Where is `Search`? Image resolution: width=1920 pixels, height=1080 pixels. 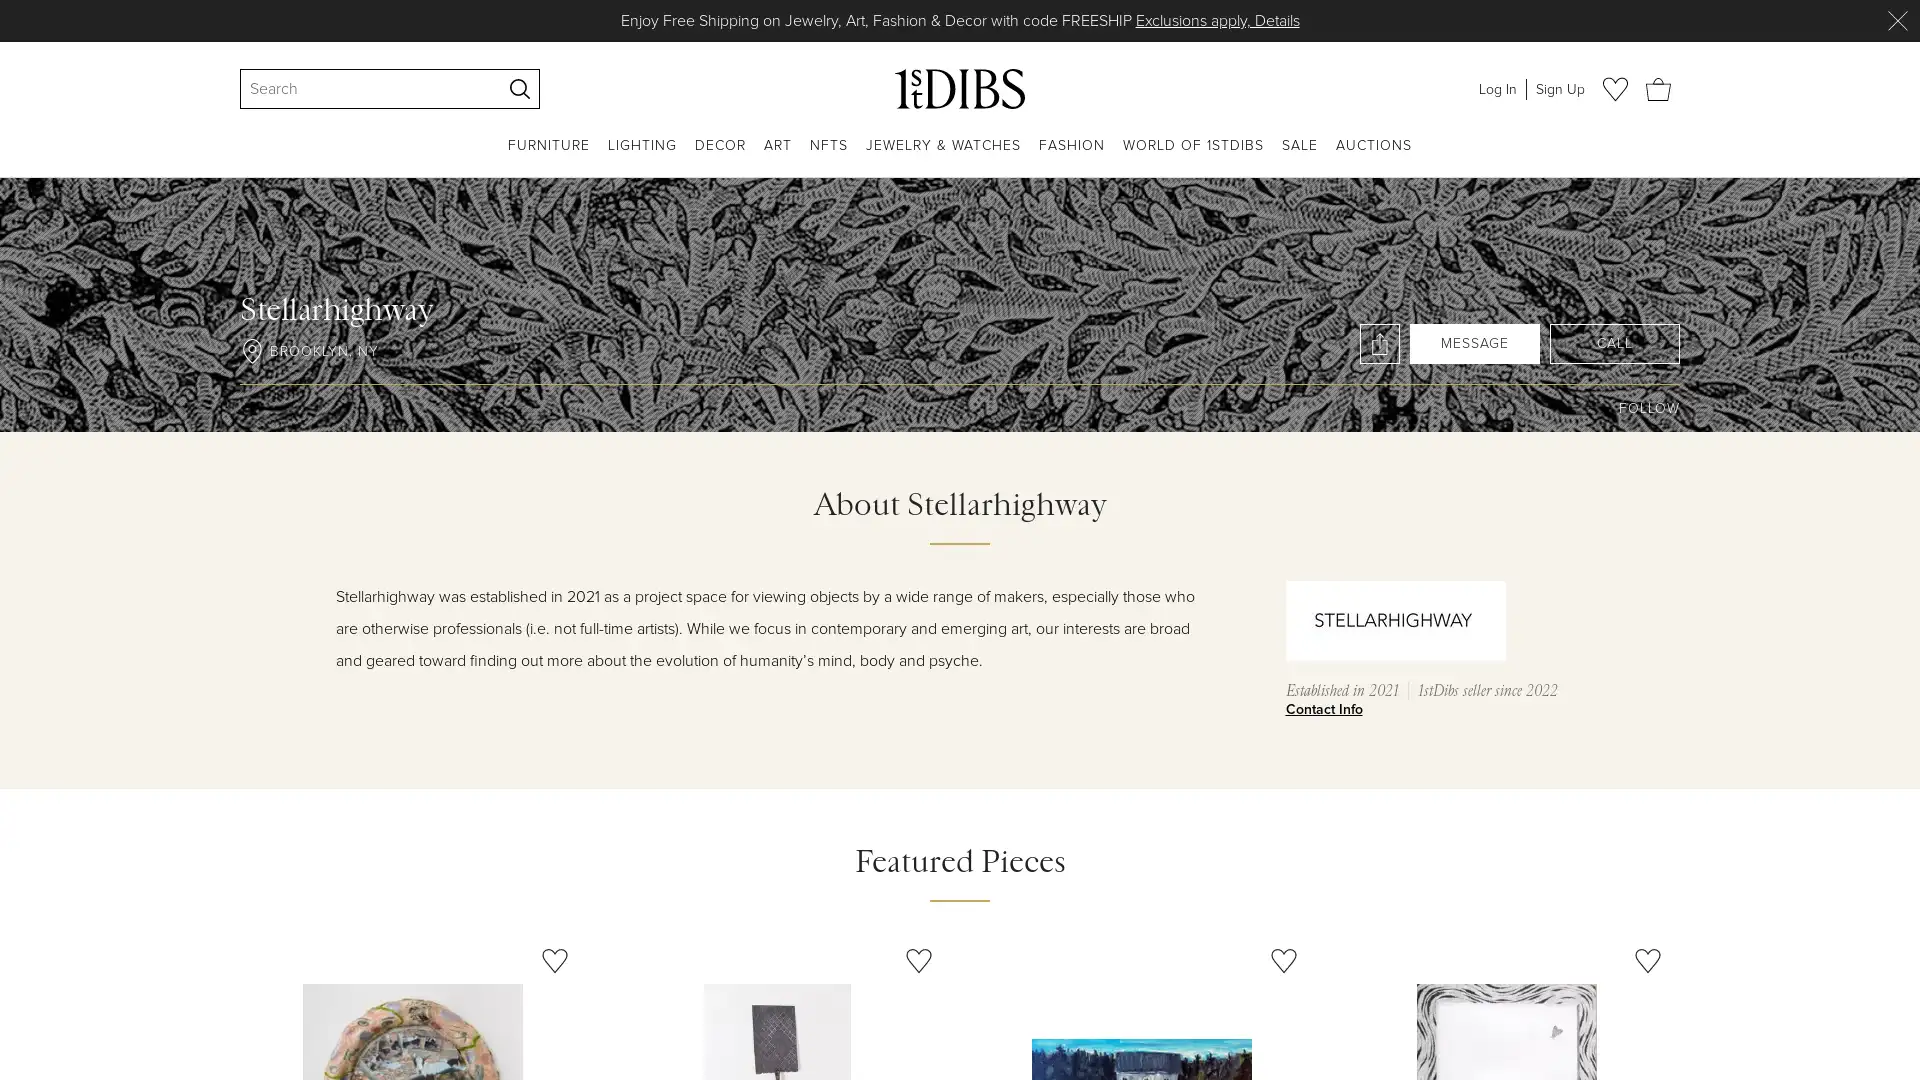
Search is located at coordinates (519, 87).